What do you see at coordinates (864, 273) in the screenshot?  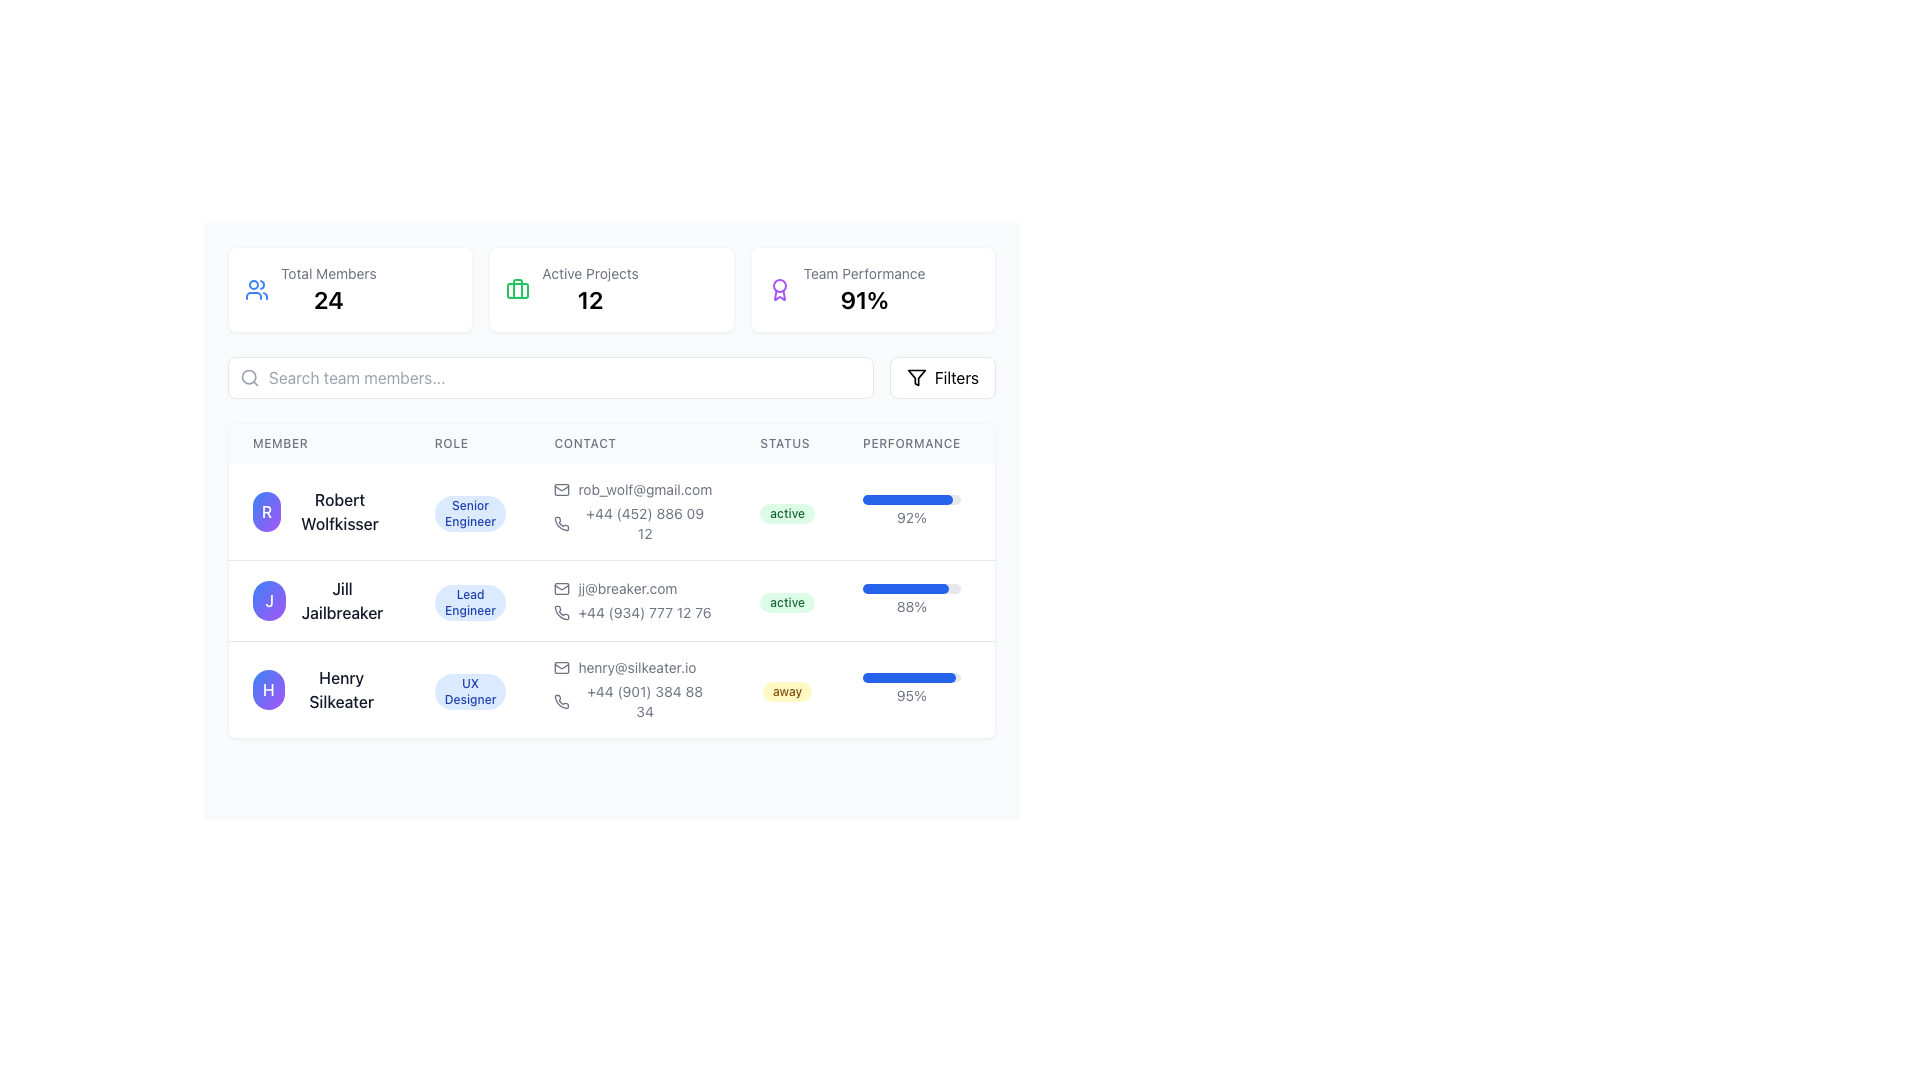 I see `the text label reading 'Team Performance', which is styled in a smaller, gray-colored font and is located above '91%' in the top-right section of the interface` at bounding box center [864, 273].